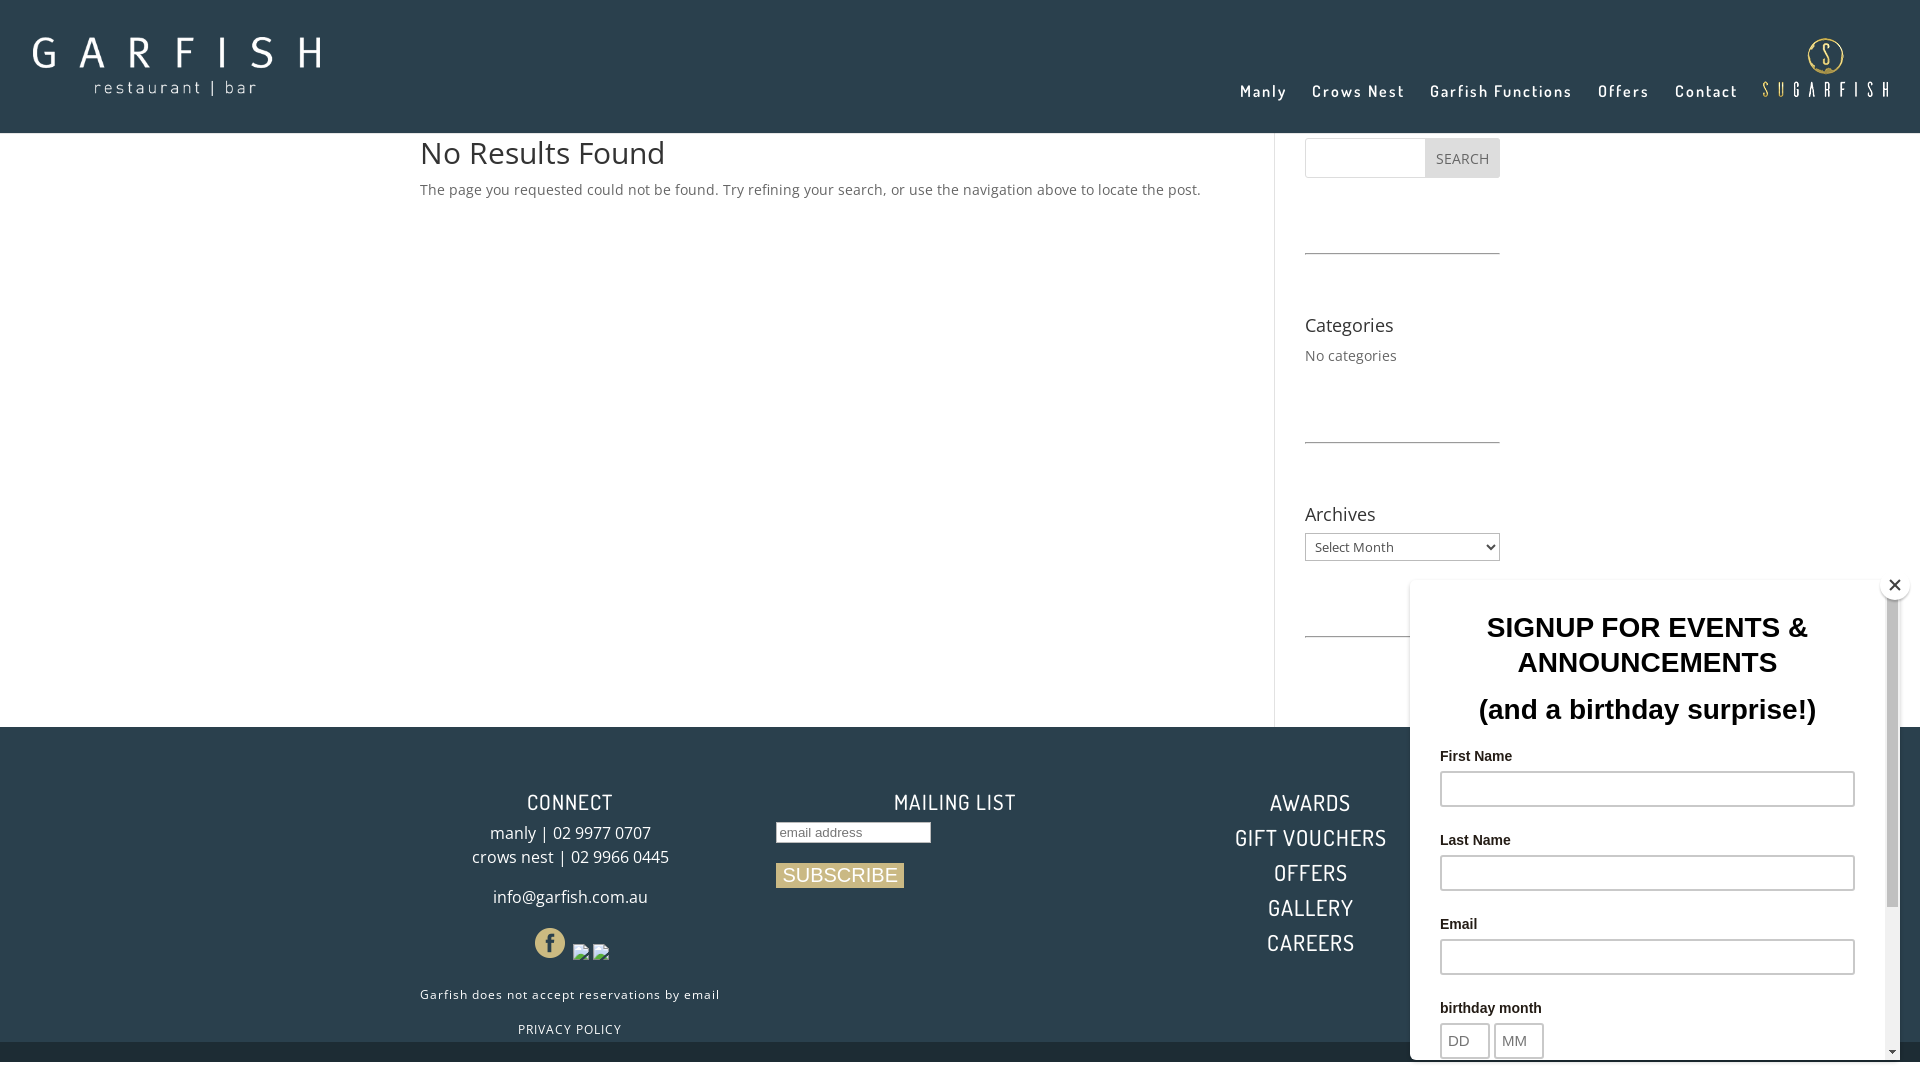 The height and width of the screenshot is (1080, 1920). I want to click on 'Garfish Functions', so click(1501, 108).